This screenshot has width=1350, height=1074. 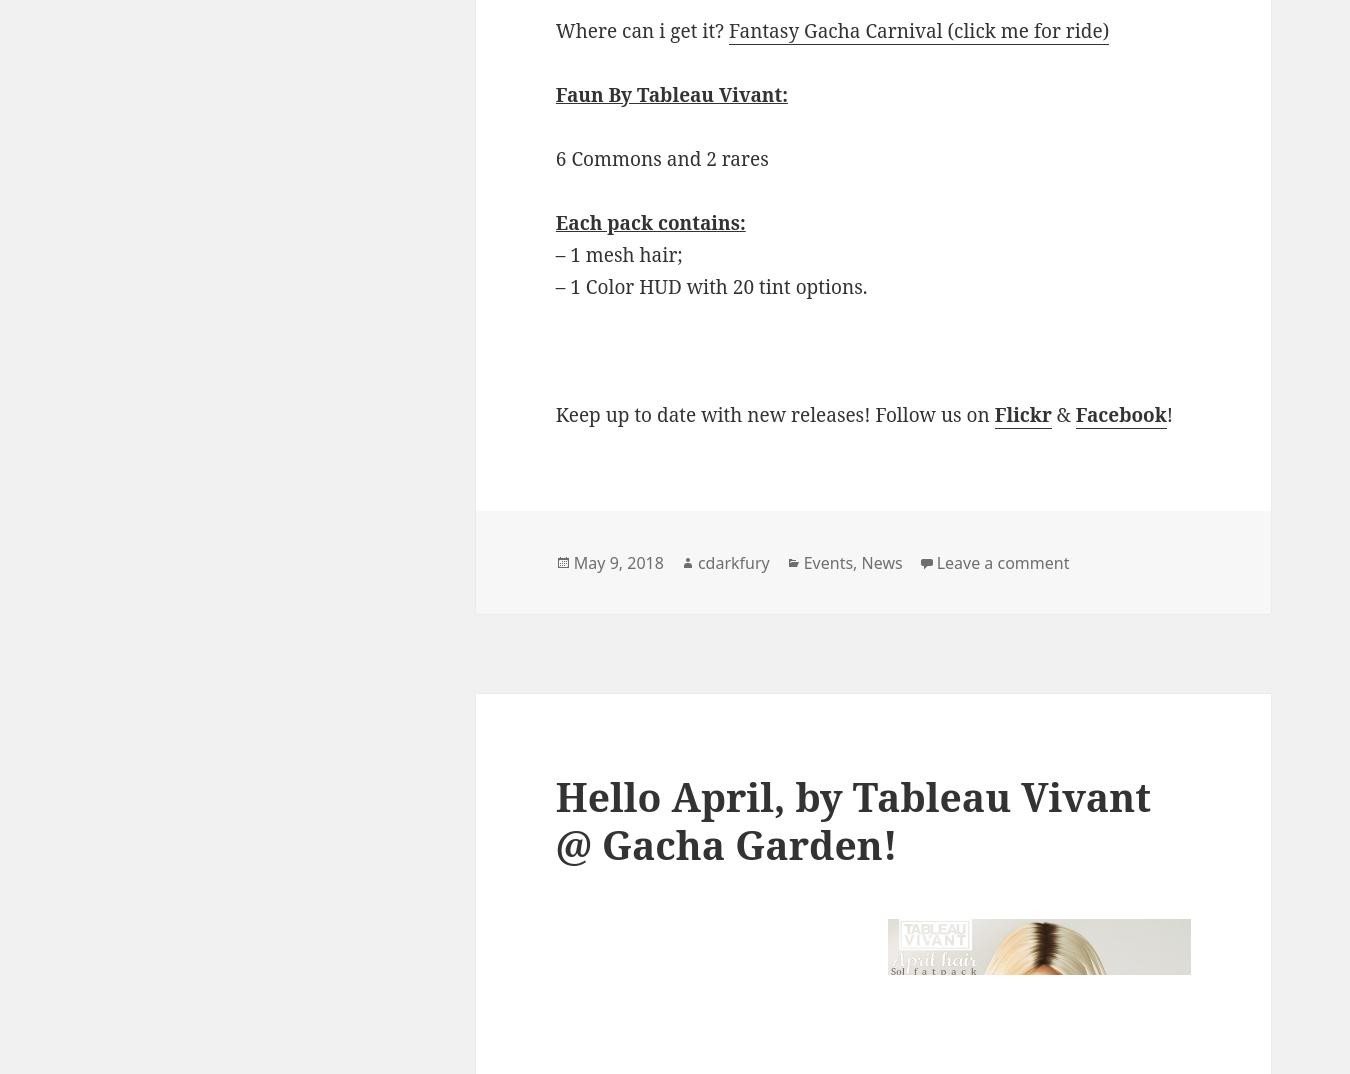 What do you see at coordinates (1001, 561) in the screenshot?
I see `'Leave a comment'` at bounding box center [1001, 561].